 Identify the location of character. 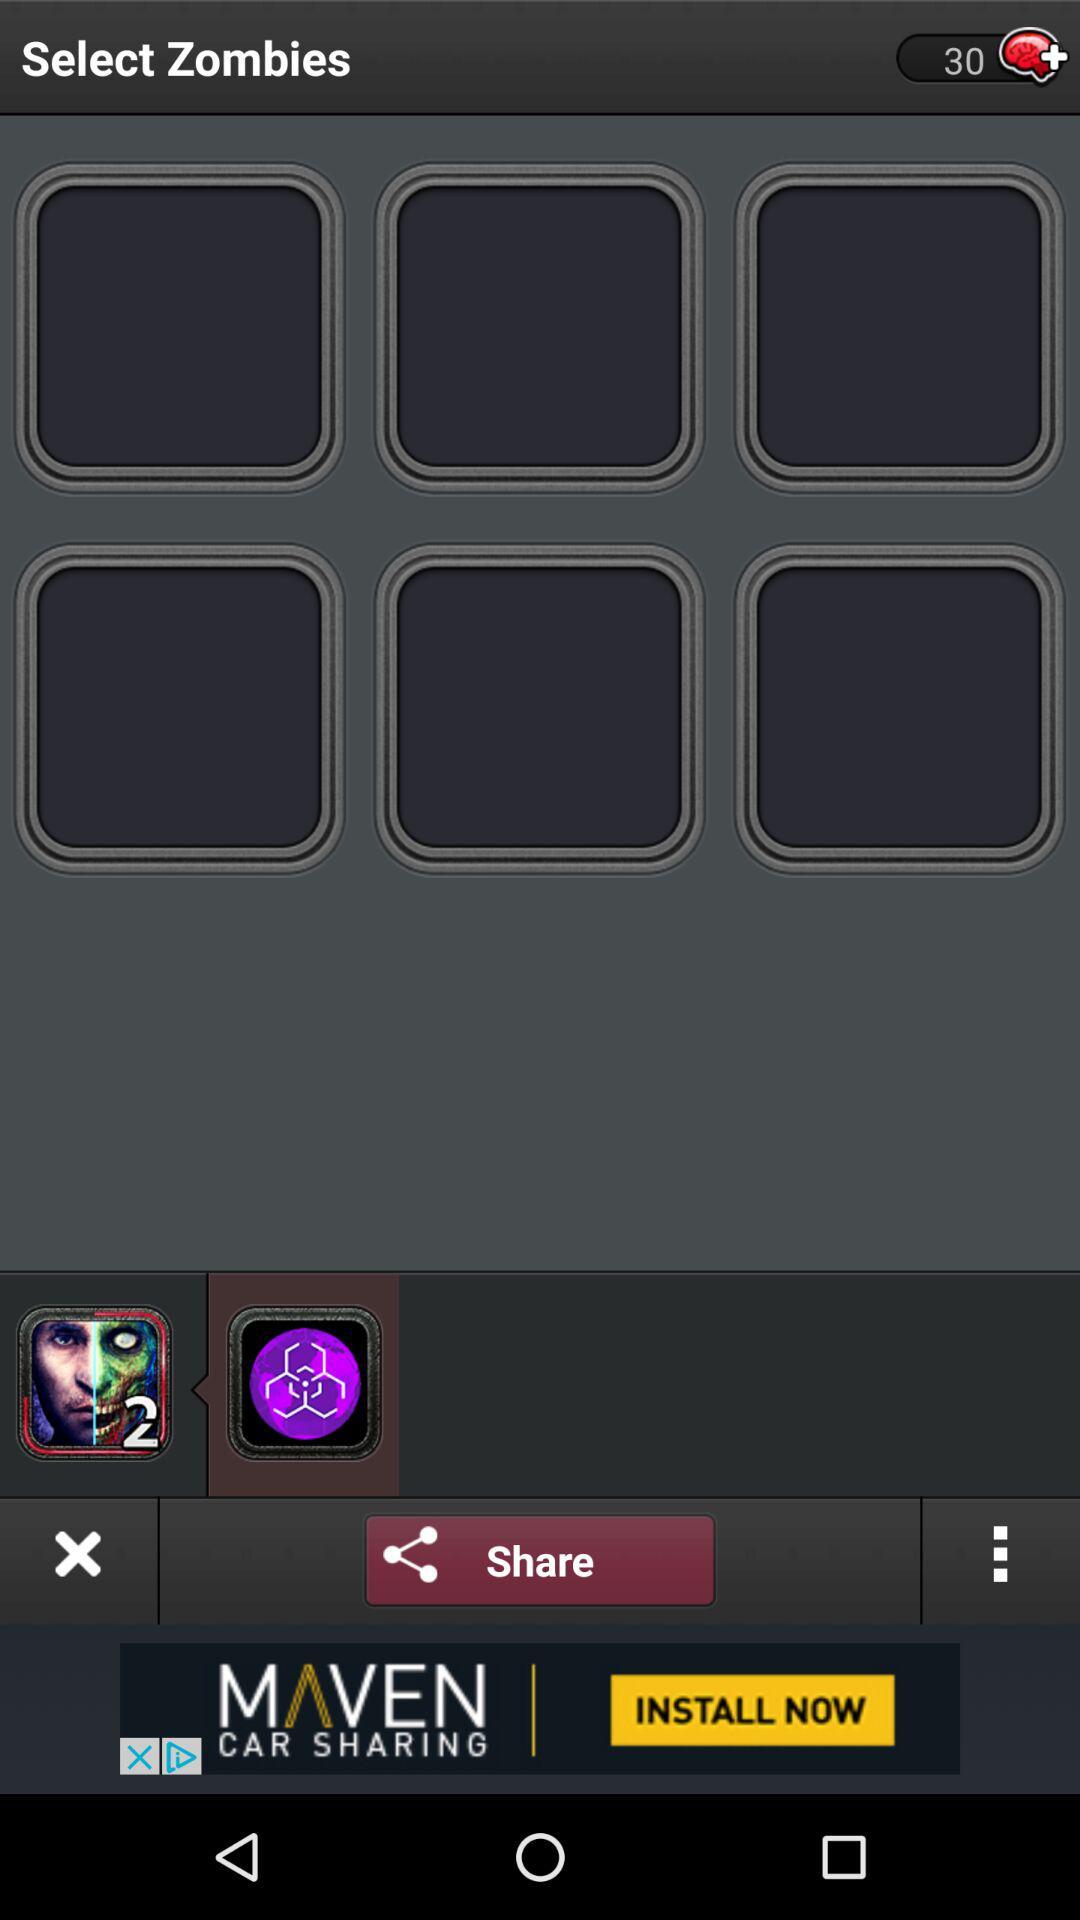
(94, 1381).